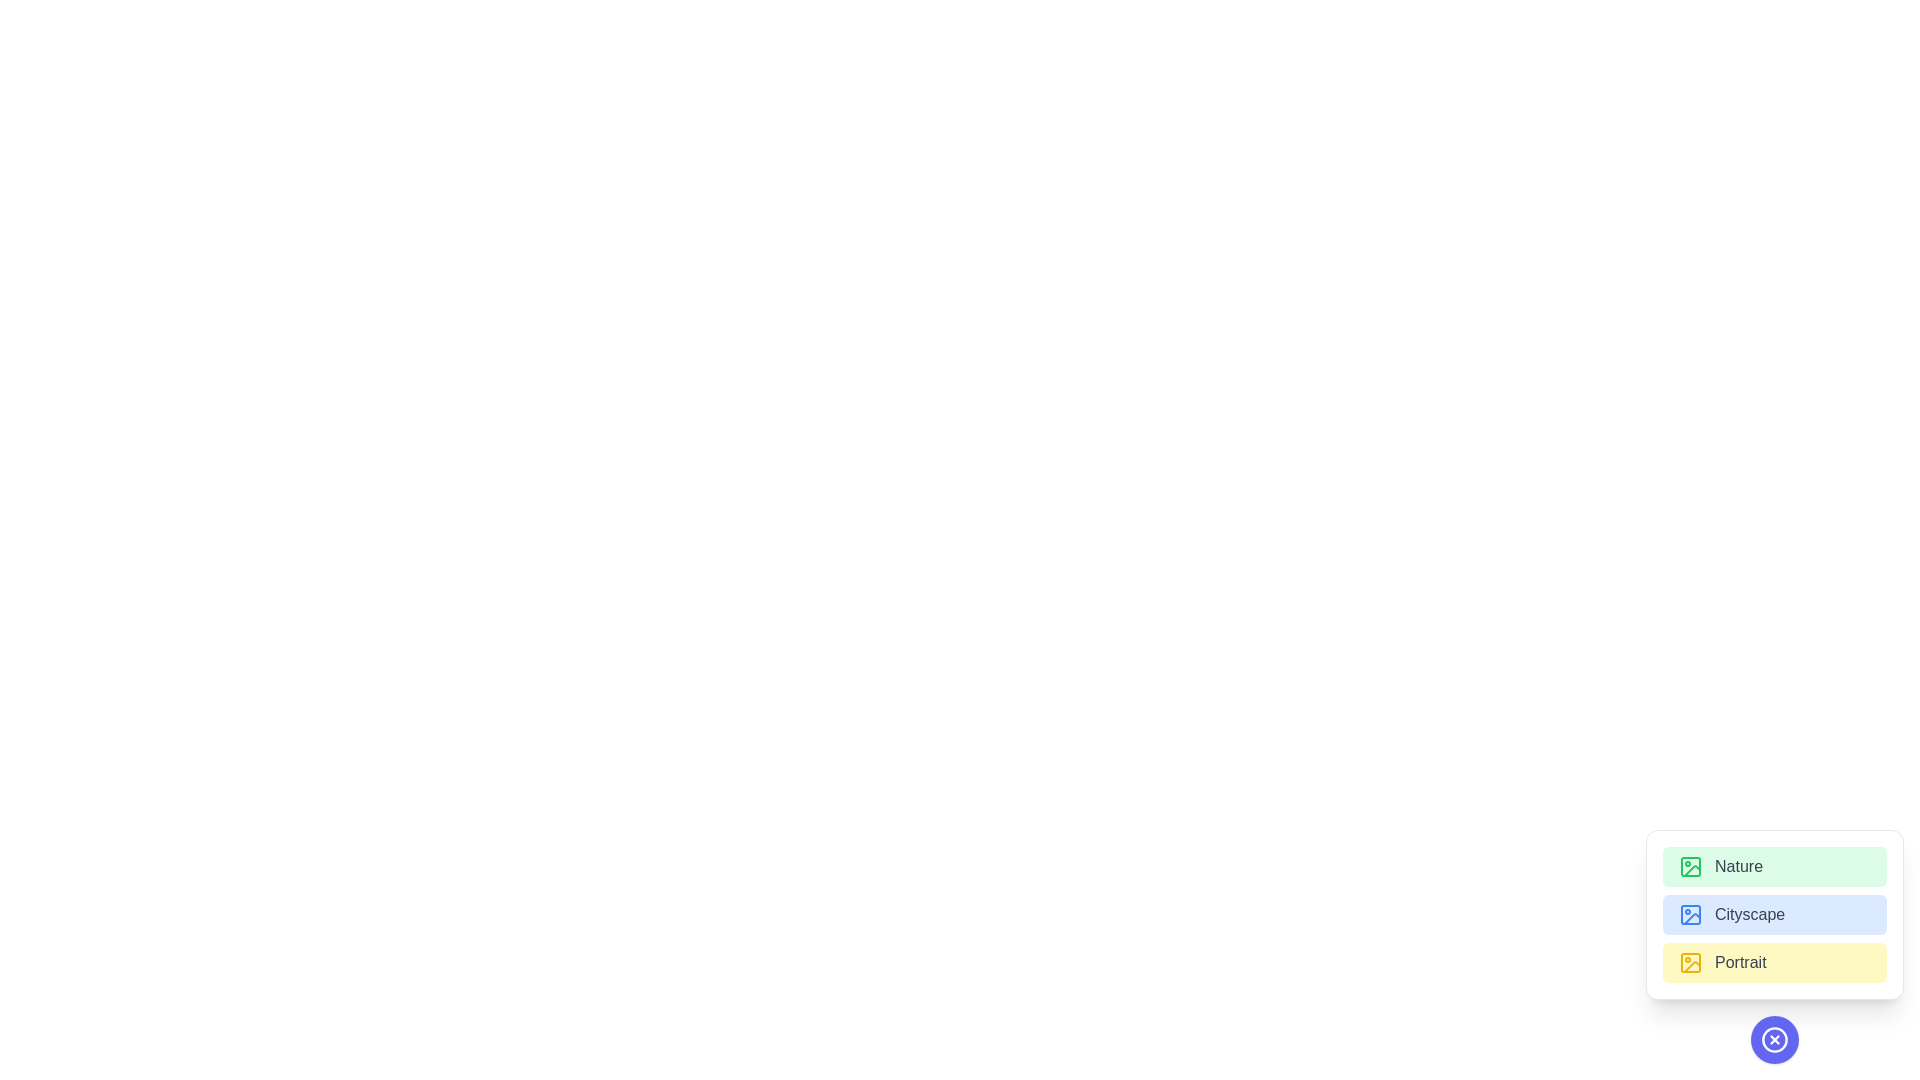  What do you see at coordinates (499, 499) in the screenshot?
I see `the background area outside the component to focus away` at bounding box center [499, 499].